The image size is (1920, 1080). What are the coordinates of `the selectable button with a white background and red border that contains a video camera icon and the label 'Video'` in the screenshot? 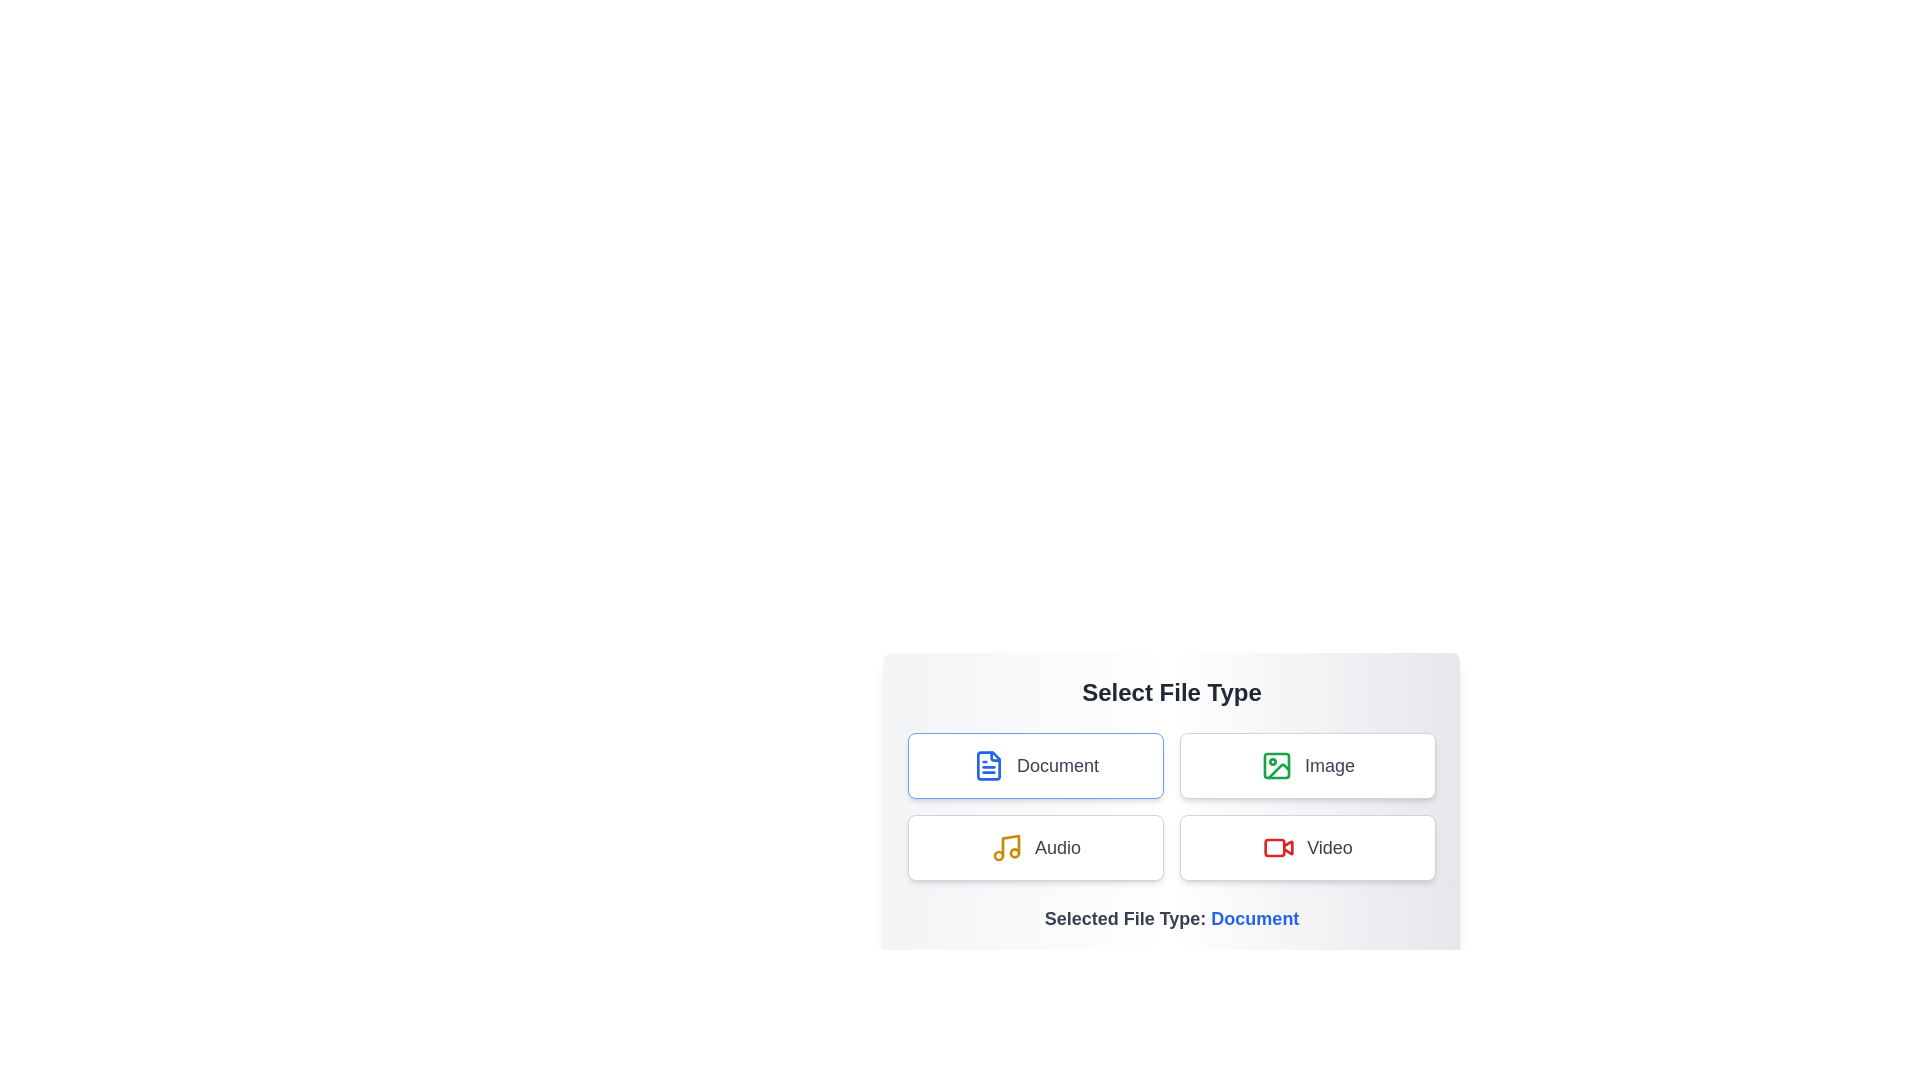 It's located at (1308, 848).